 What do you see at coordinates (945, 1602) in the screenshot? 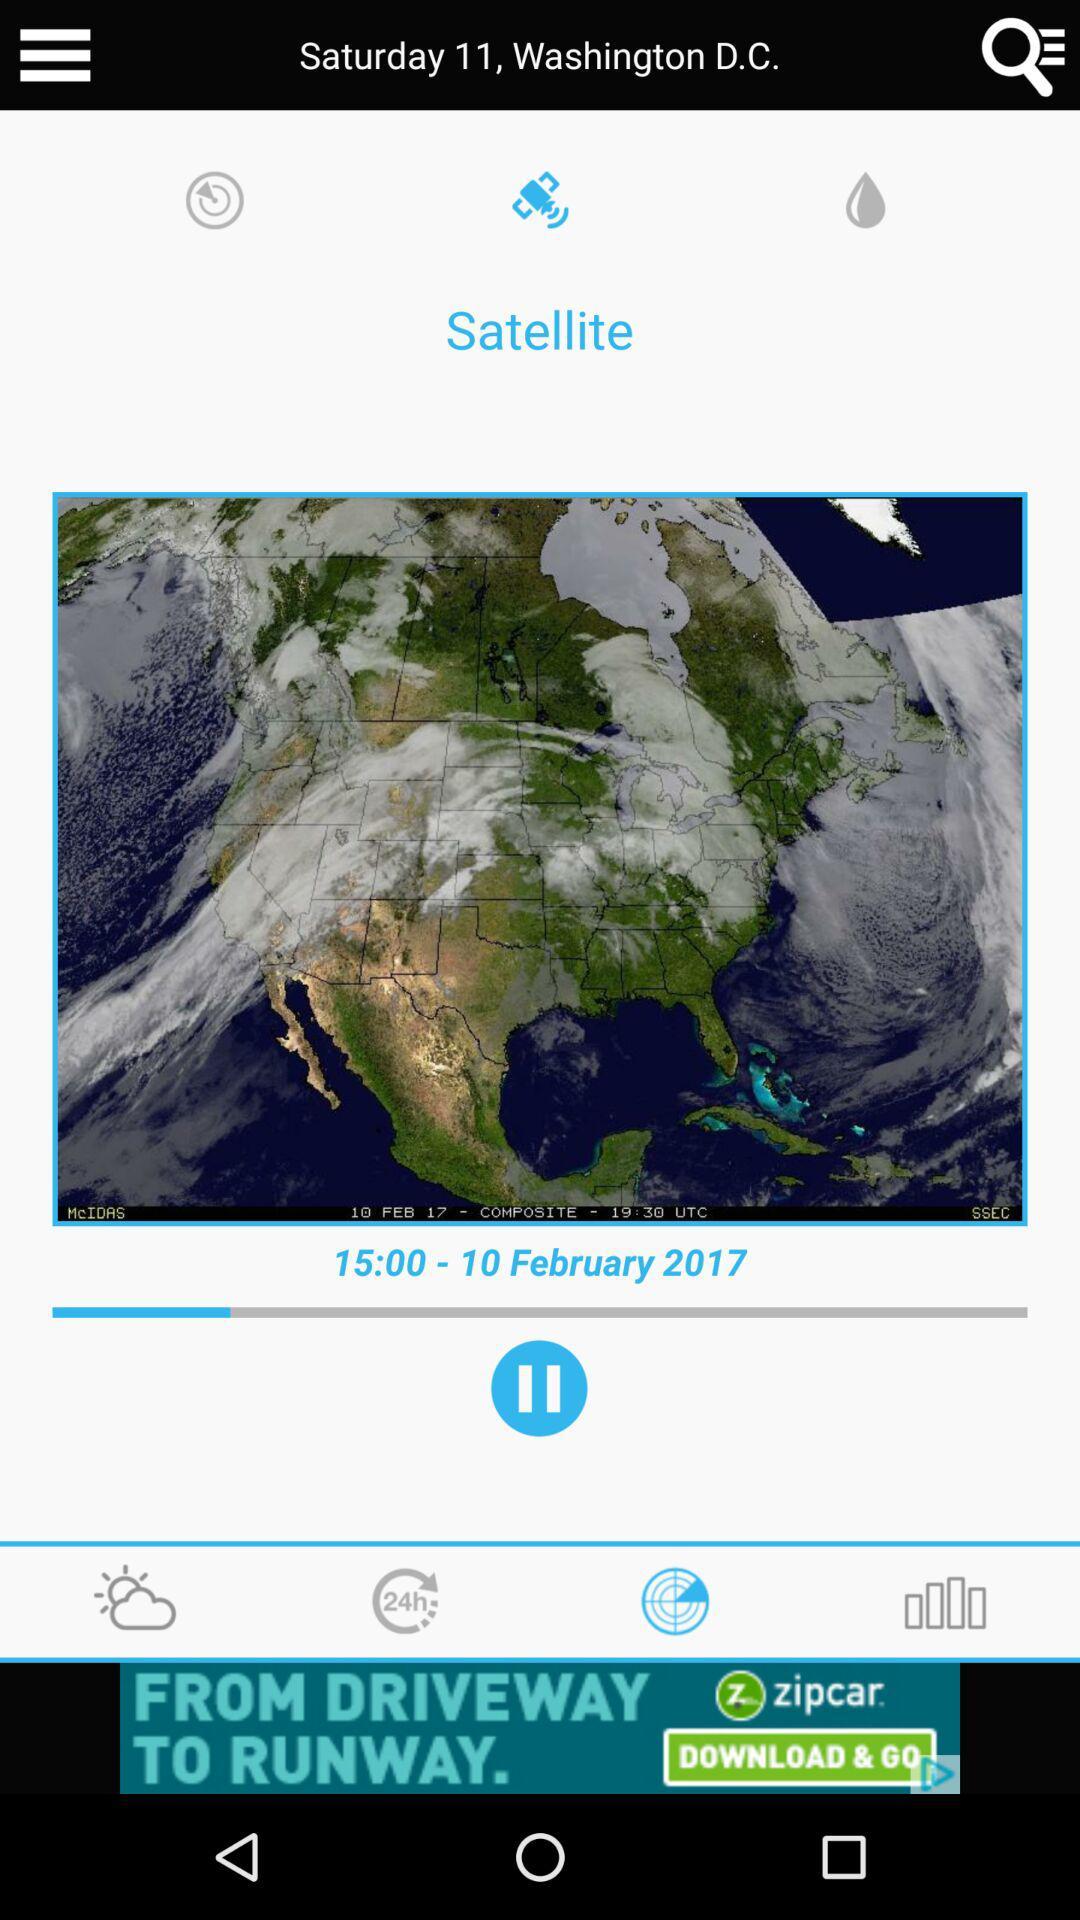
I see `the icon at the bottom right corner of the page` at bounding box center [945, 1602].